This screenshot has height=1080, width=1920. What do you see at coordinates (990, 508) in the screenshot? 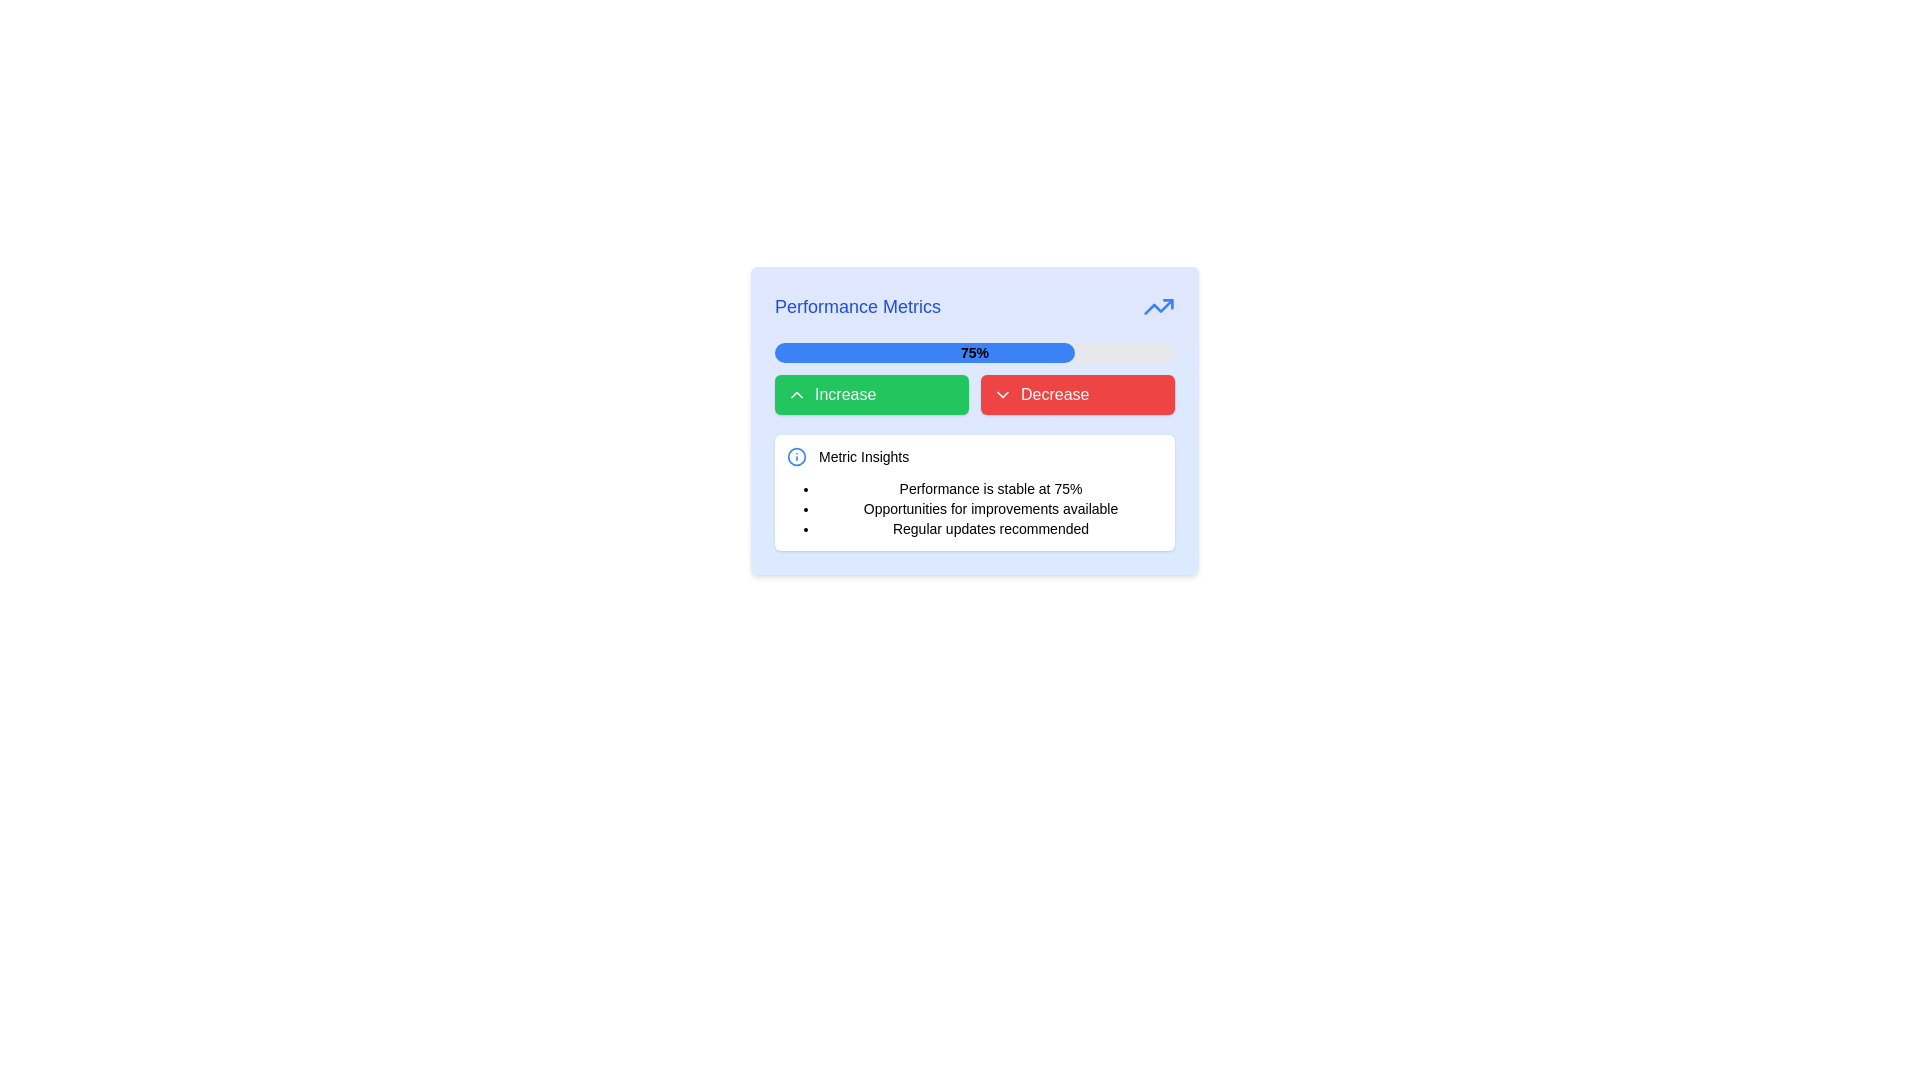
I see `the second item in the 'Metric Insights' bulleted list, which provides descriptive information related to performance metrics` at bounding box center [990, 508].